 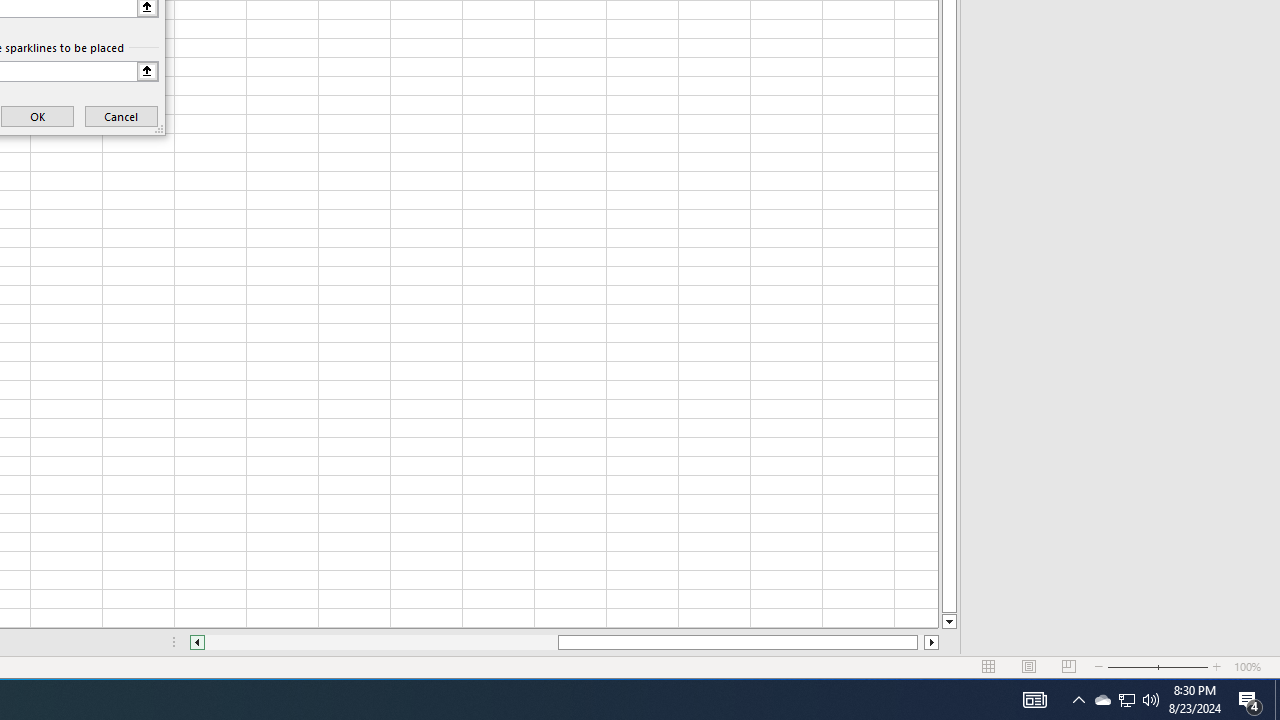 I want to click on 'Column left', so click(x=196, y=642).